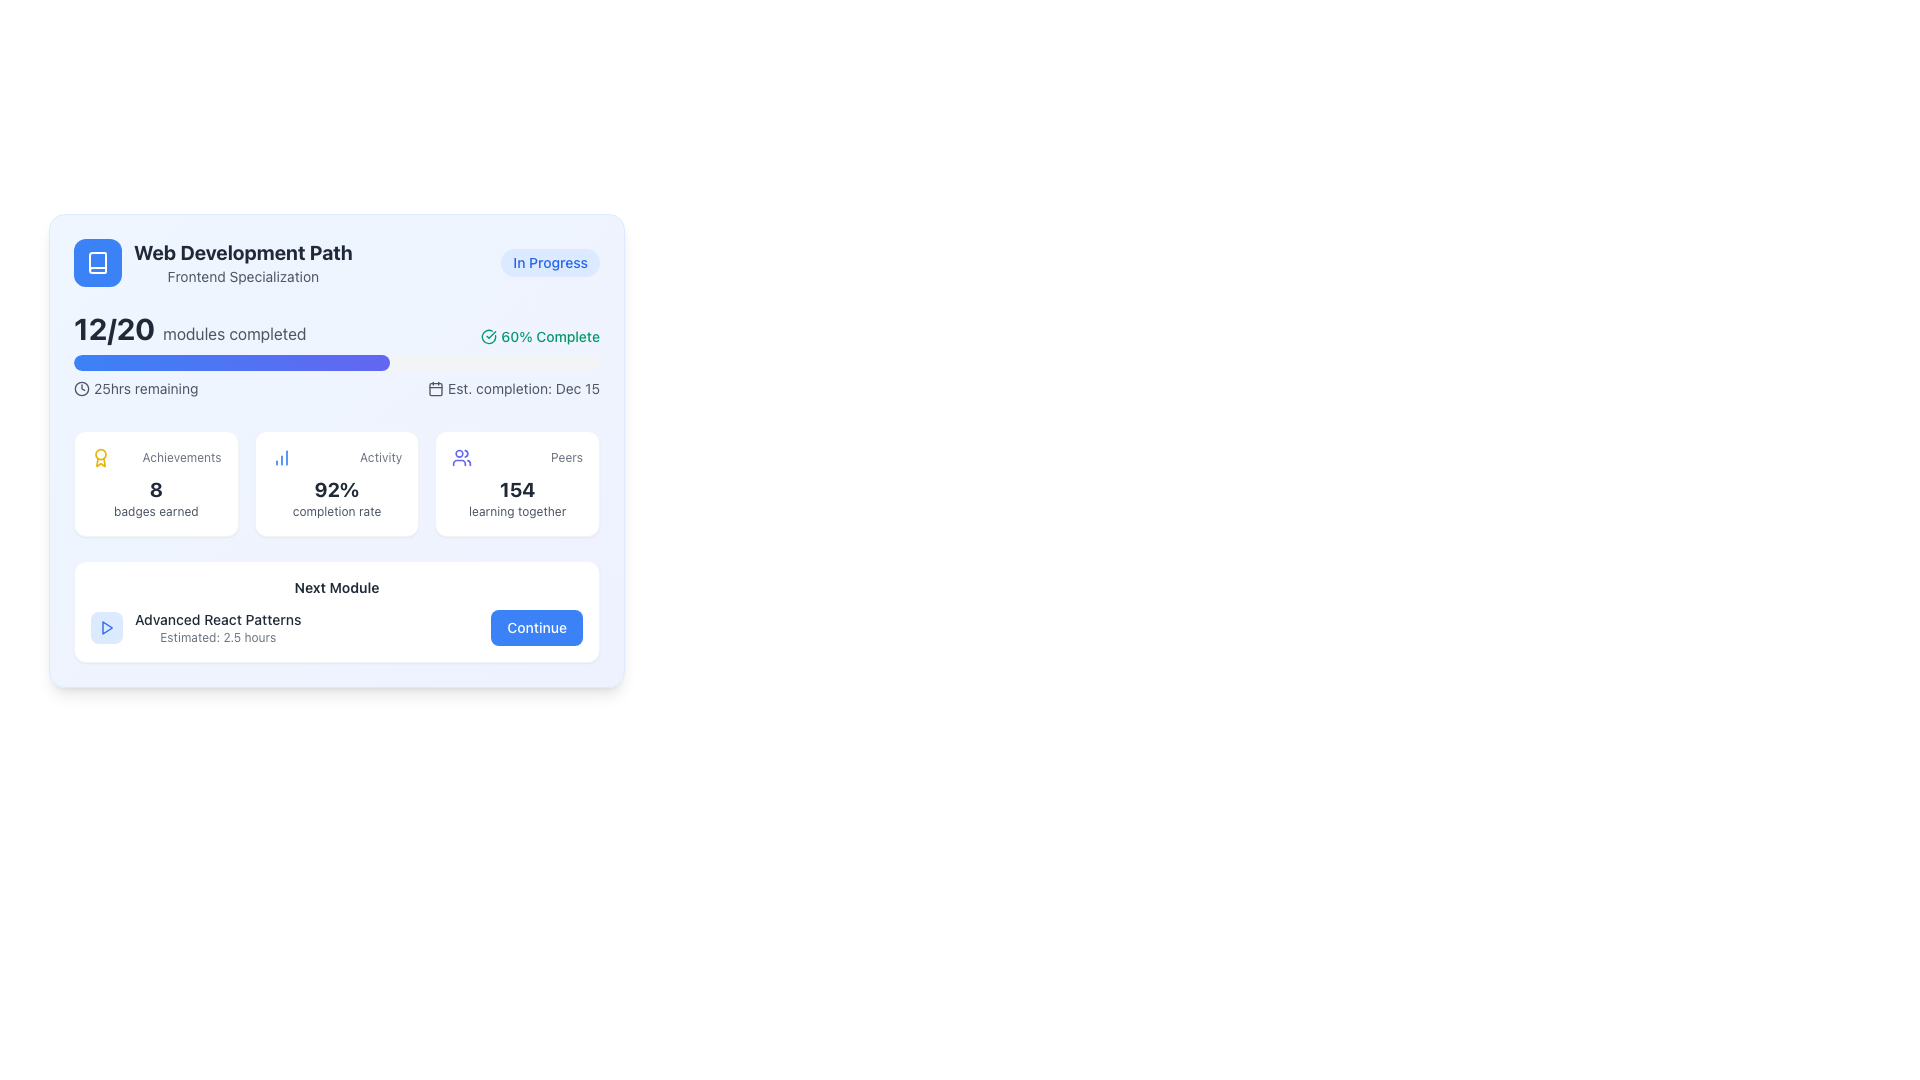 The width and height of the screenshot is (1920, 1080). I want to click on numerical value indicating the number of achievements or badges earned, located centrally within the first card in the statistics section, directly below the 'Achievements' heading, so click(155, 489).